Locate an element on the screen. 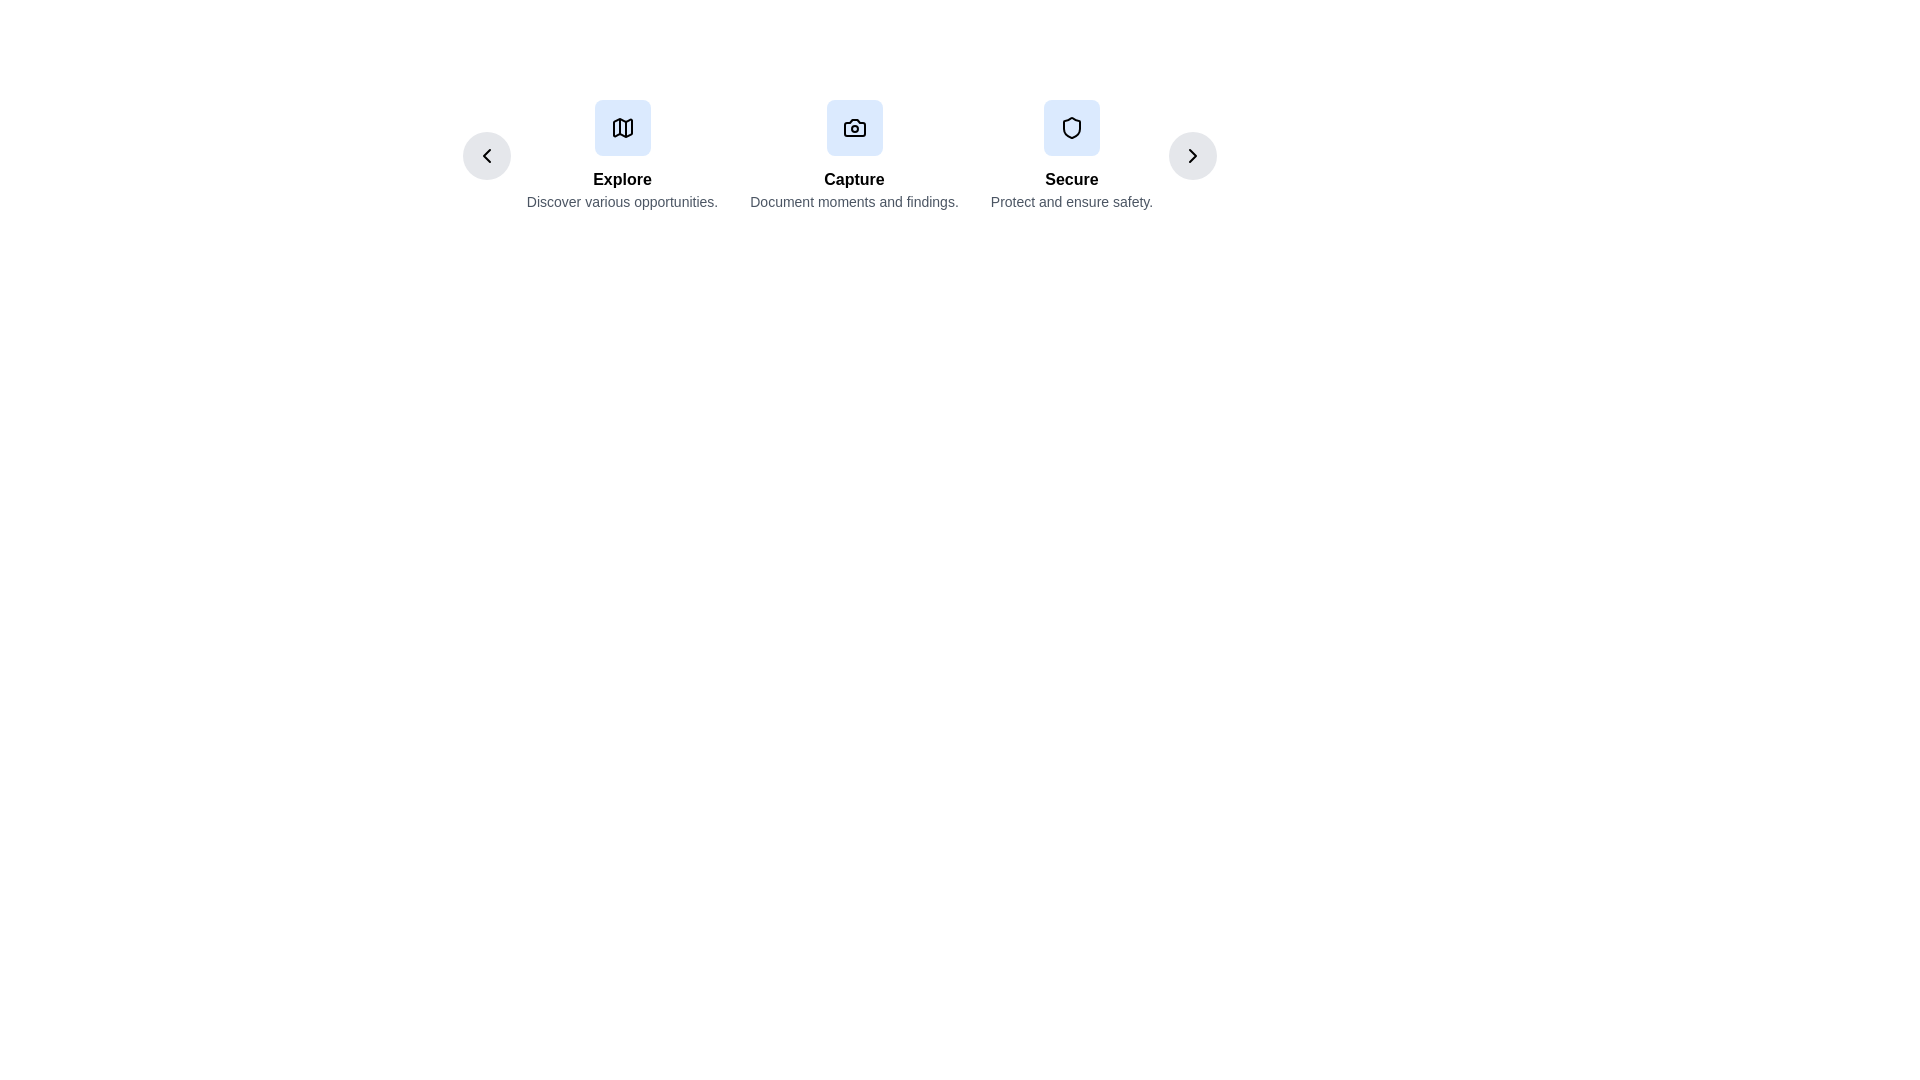  the descriptive text label located at the bottom section of the 'Secure' card, directly underneath its title is located at coordinates (1070, 201).